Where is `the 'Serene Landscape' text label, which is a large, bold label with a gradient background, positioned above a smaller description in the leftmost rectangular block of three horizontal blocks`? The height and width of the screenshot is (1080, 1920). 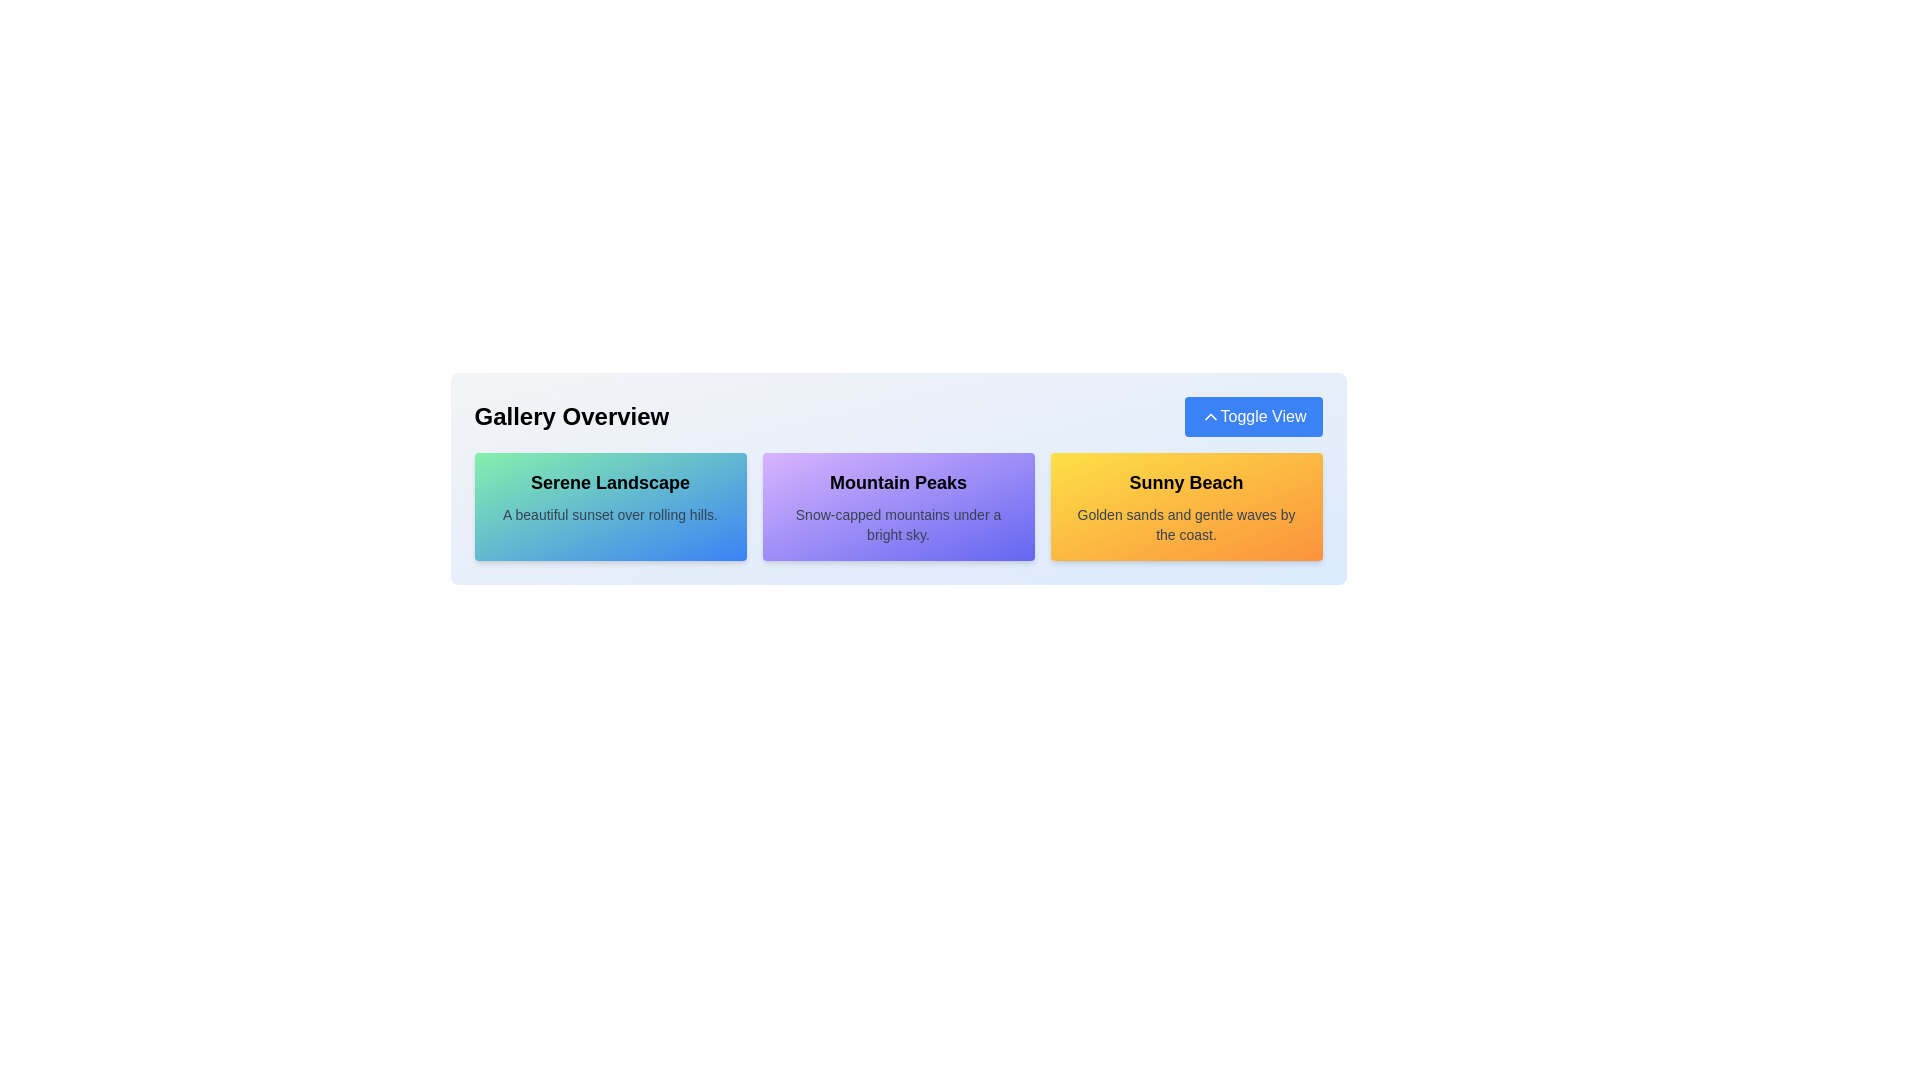 the 'Serene Landscape' text label, which is a large, bold label with a gradient background, positioned above a smaller description in the leftmost rectangular block of three horizontal blocks is located at coordinates (609, 482).